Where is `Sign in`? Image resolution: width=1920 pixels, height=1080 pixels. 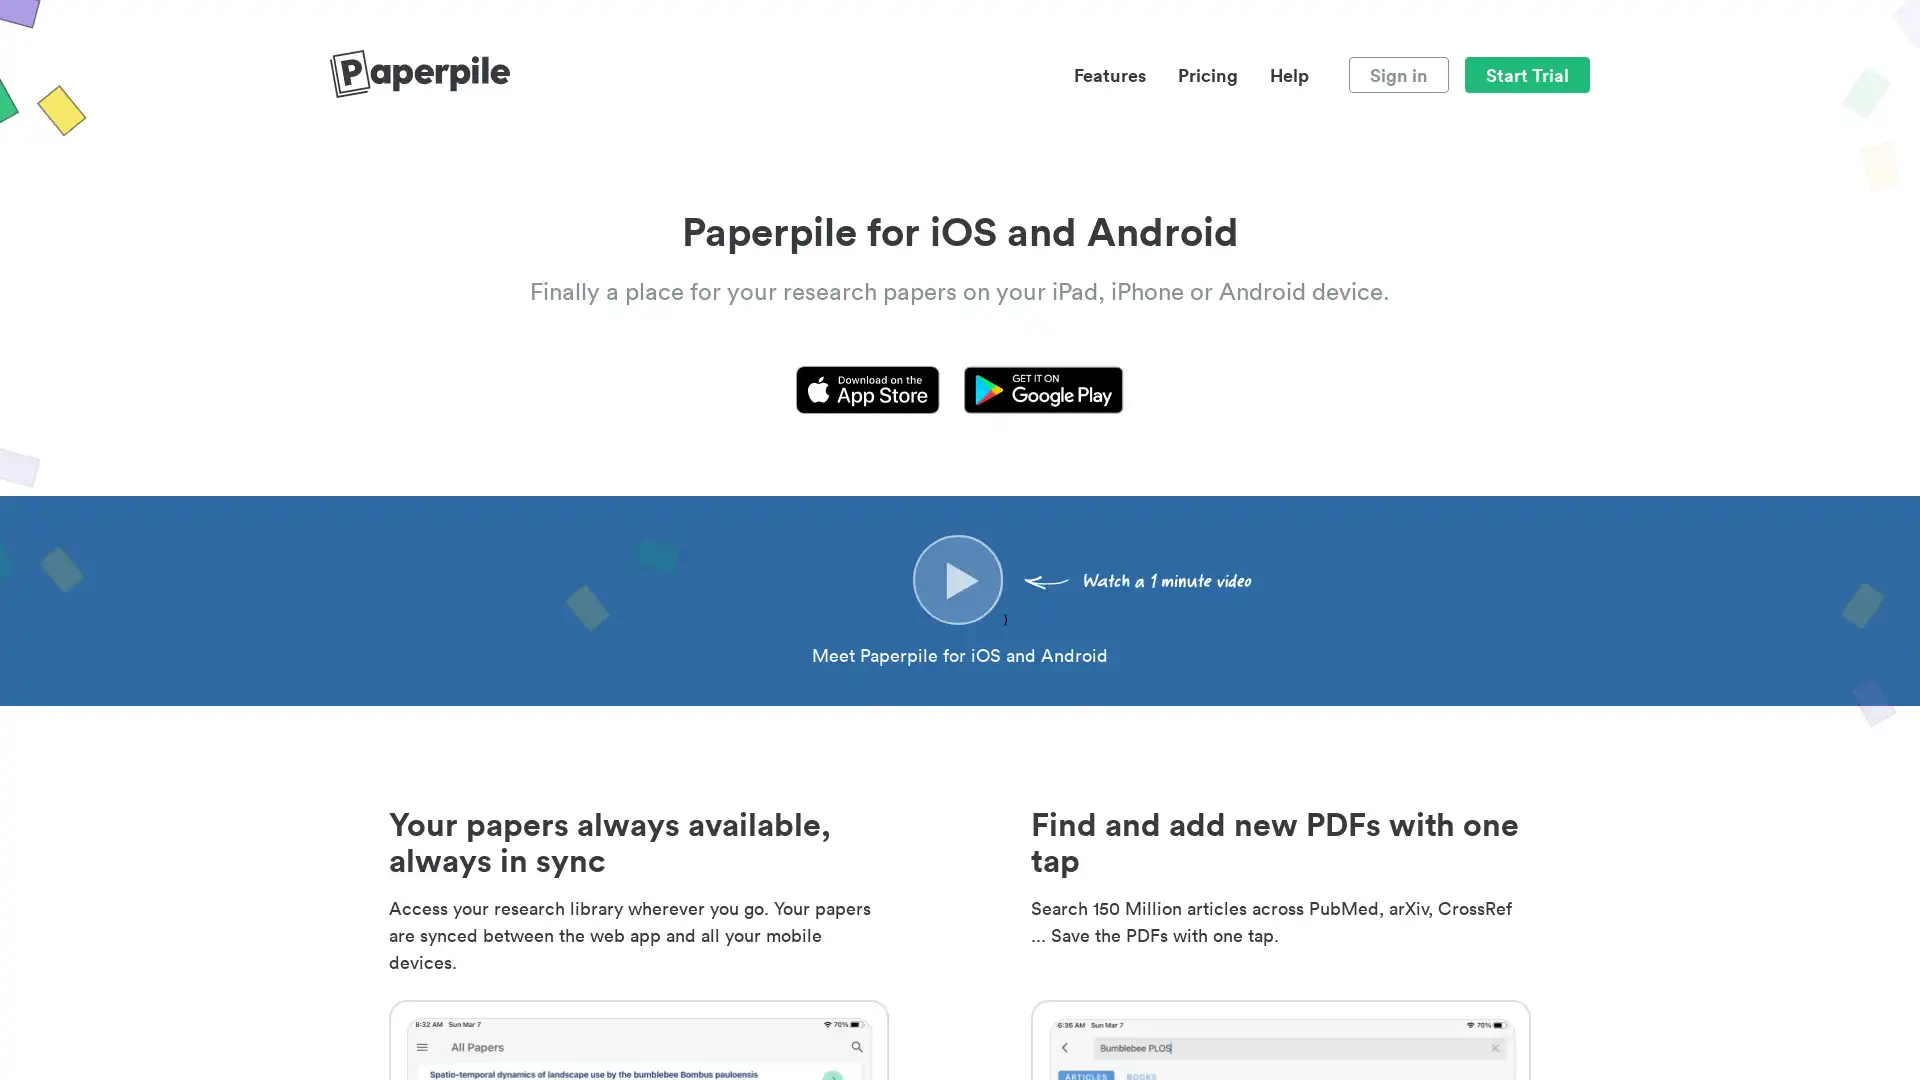 Sign in is located at coordinates (1397, 73).